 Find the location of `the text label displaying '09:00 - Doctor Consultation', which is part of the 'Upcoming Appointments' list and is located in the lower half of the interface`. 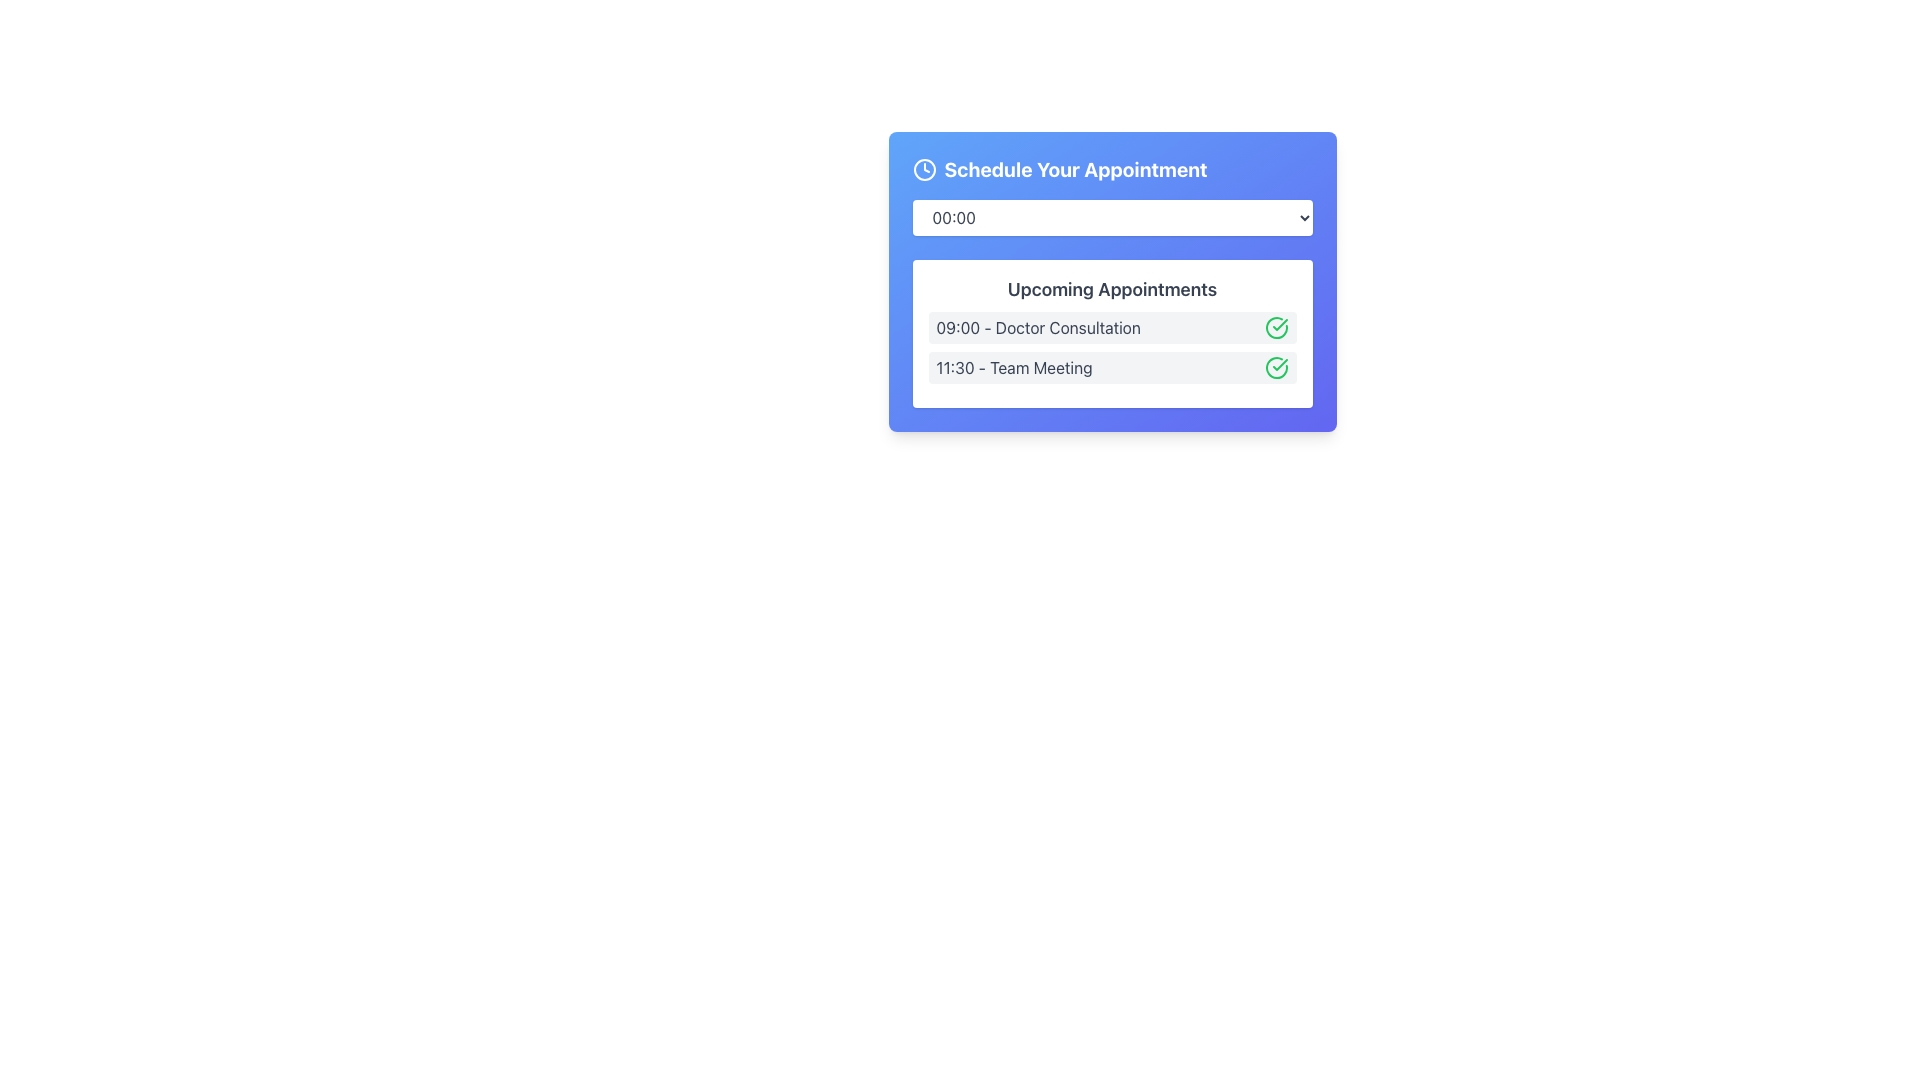

the text label displaying '09:00 - Doctor Consultation', which is part of the 'Upcoming Appointments' list and is located in the lower half of the interface is located at coordinates (1038, 326).